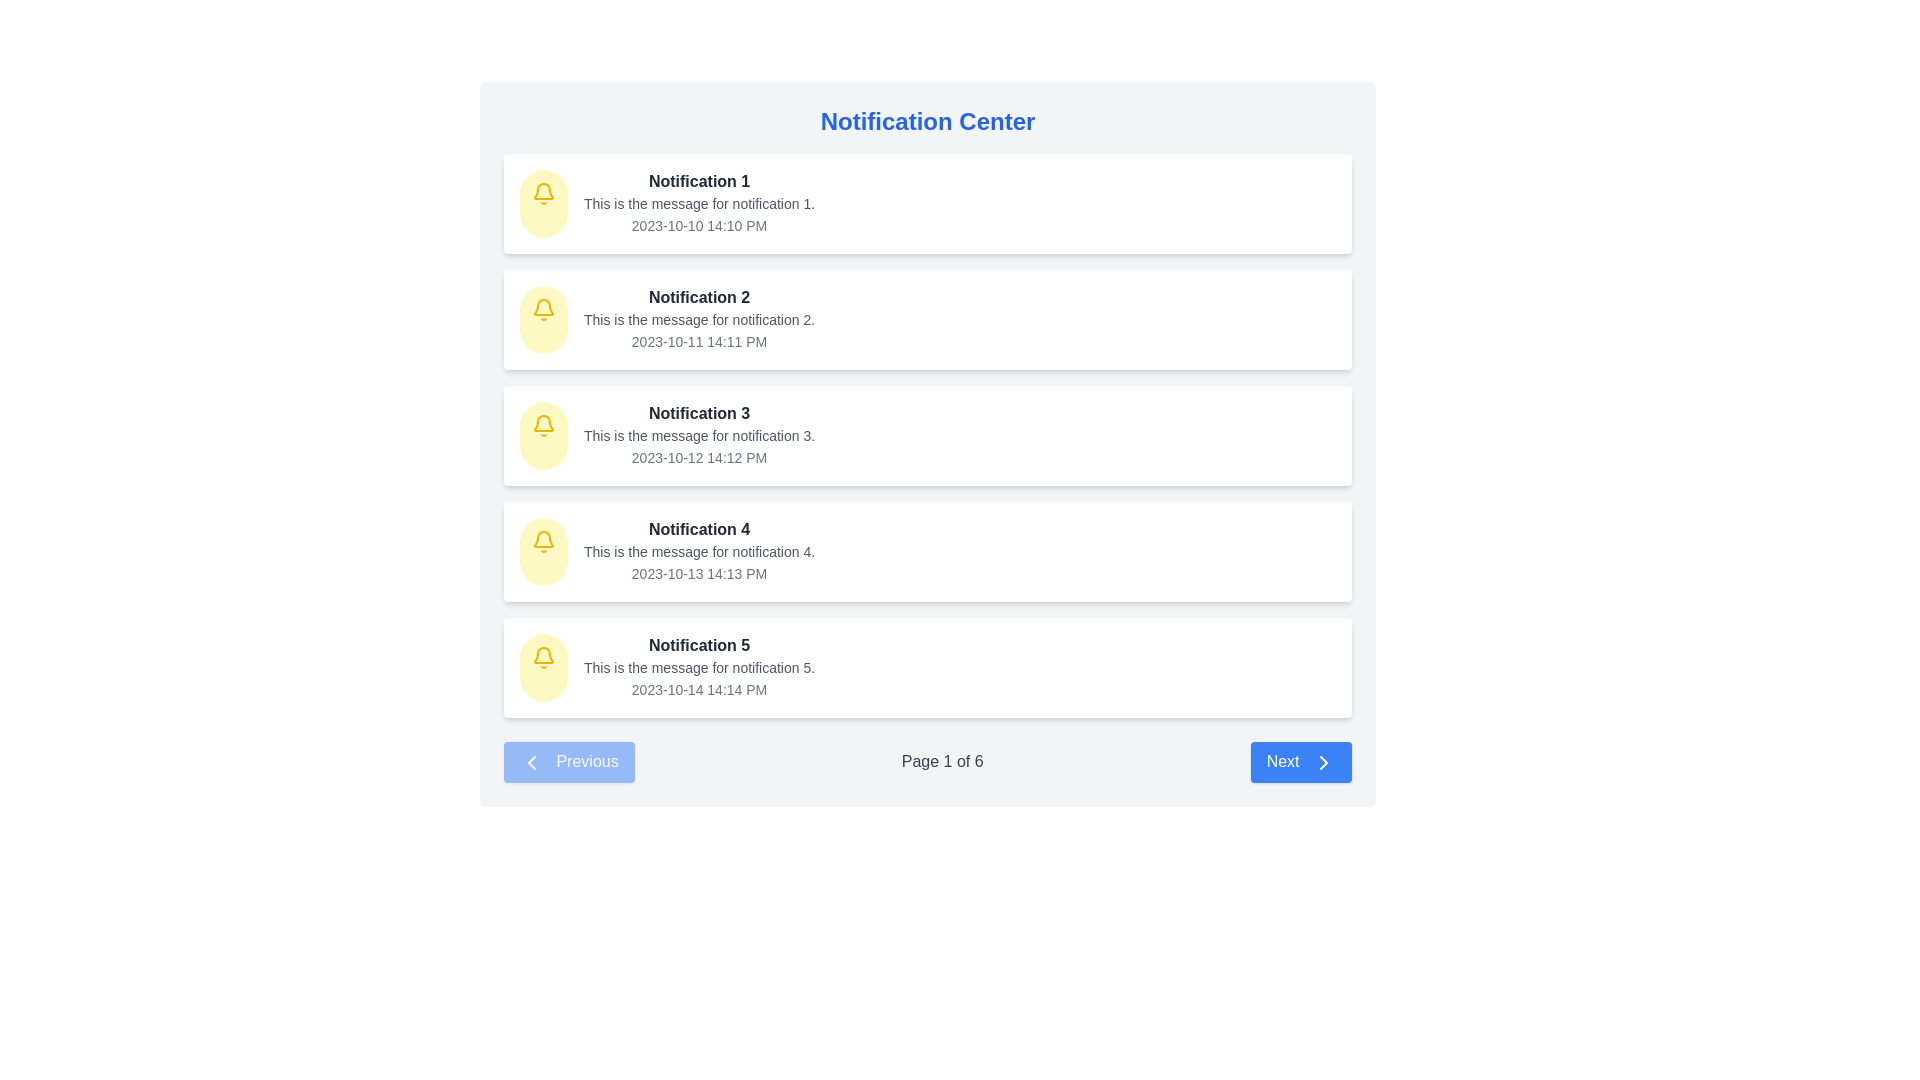 The image size is (1920, 1080). I want to click on timestamp text label displaying '2023-10-11 14:11 PM' located under the notification heading and message text in the second notification card, so click(699, 341).